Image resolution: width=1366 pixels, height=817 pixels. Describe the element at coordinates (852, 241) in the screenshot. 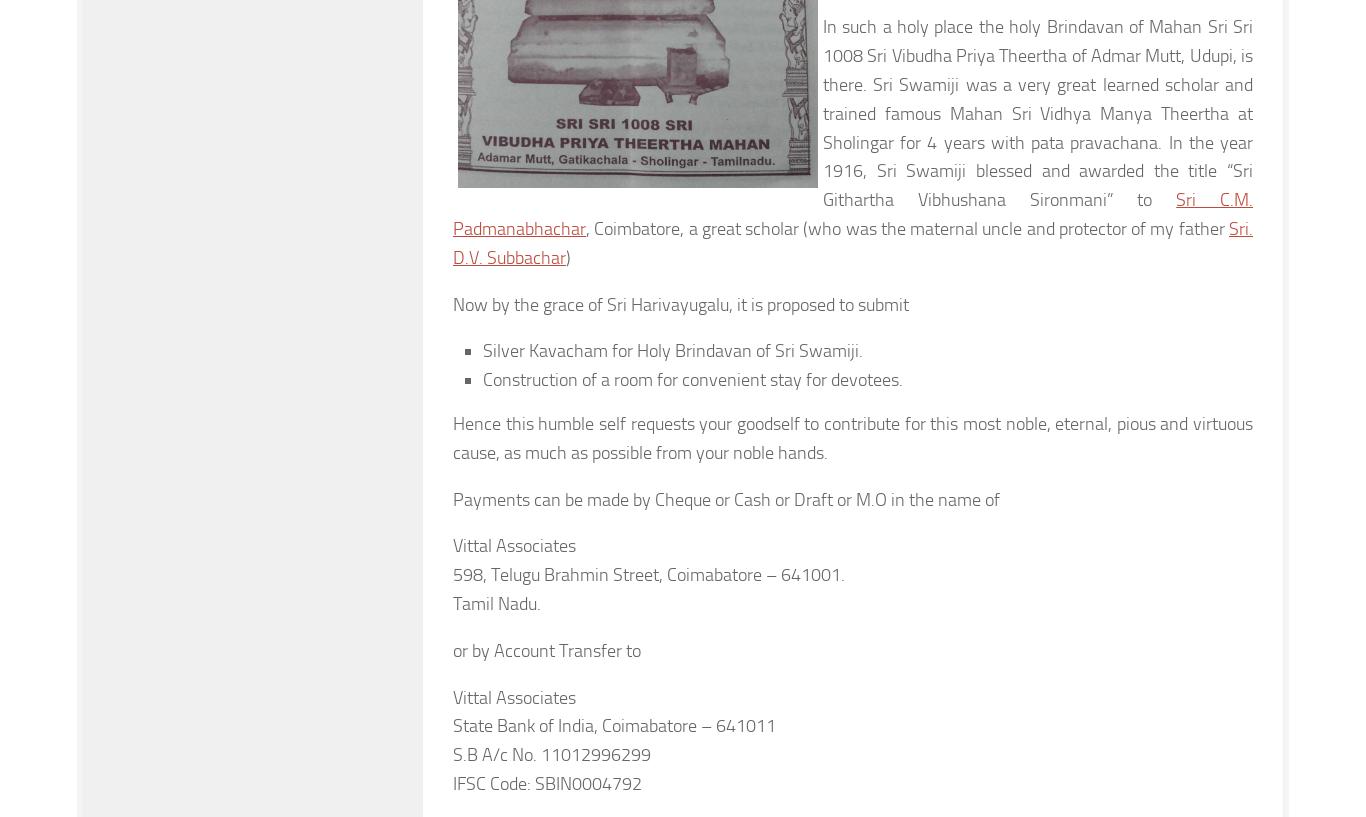

I see `'Sri. D.V. Subbachar'` at that location.